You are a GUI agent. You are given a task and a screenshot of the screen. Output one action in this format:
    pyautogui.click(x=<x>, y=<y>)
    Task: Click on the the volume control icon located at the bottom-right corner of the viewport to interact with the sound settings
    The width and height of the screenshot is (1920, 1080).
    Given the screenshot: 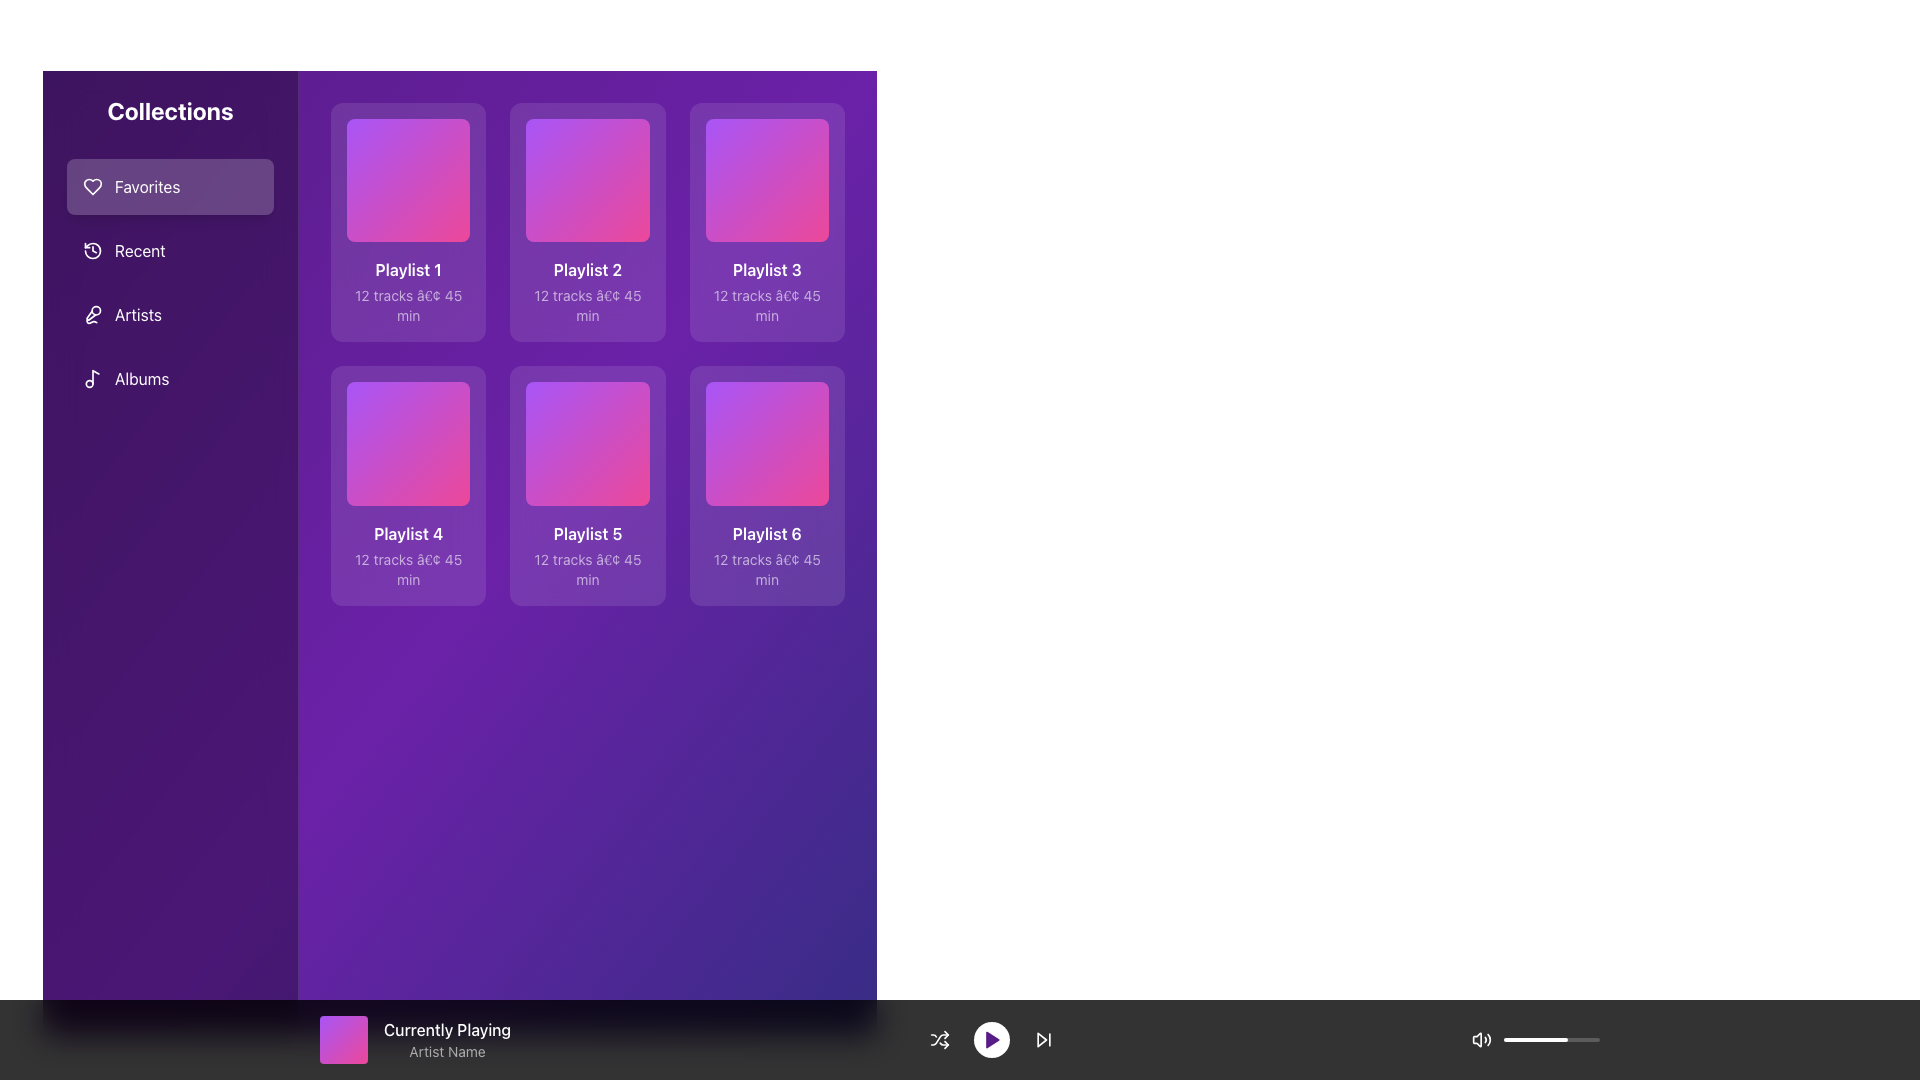 What is the action you would take?
    pyautogui.click(x=1482, y=1039)
    